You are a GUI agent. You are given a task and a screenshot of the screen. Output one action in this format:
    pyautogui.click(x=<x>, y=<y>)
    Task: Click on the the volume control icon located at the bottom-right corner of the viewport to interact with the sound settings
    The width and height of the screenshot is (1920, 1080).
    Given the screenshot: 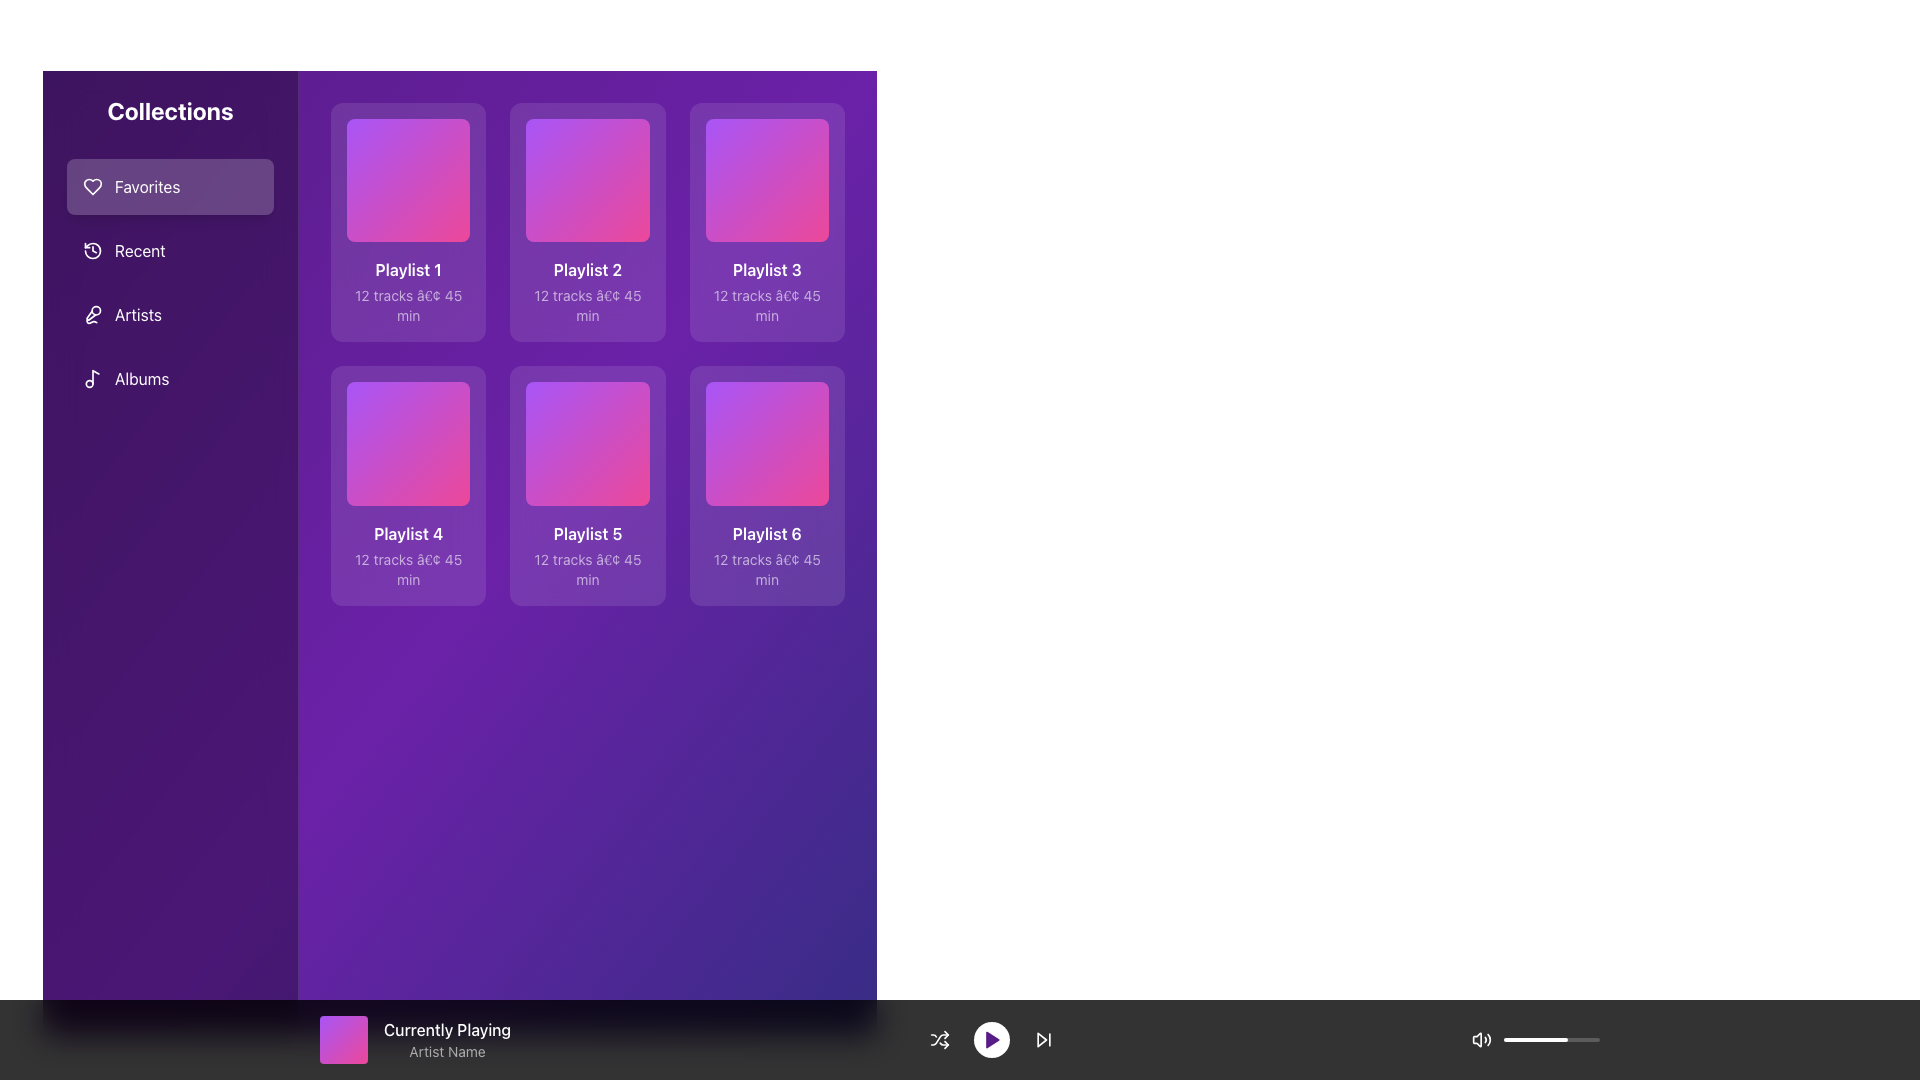 What is the action you would take?
    pyautogui.click(x=1482, y=1039)
    